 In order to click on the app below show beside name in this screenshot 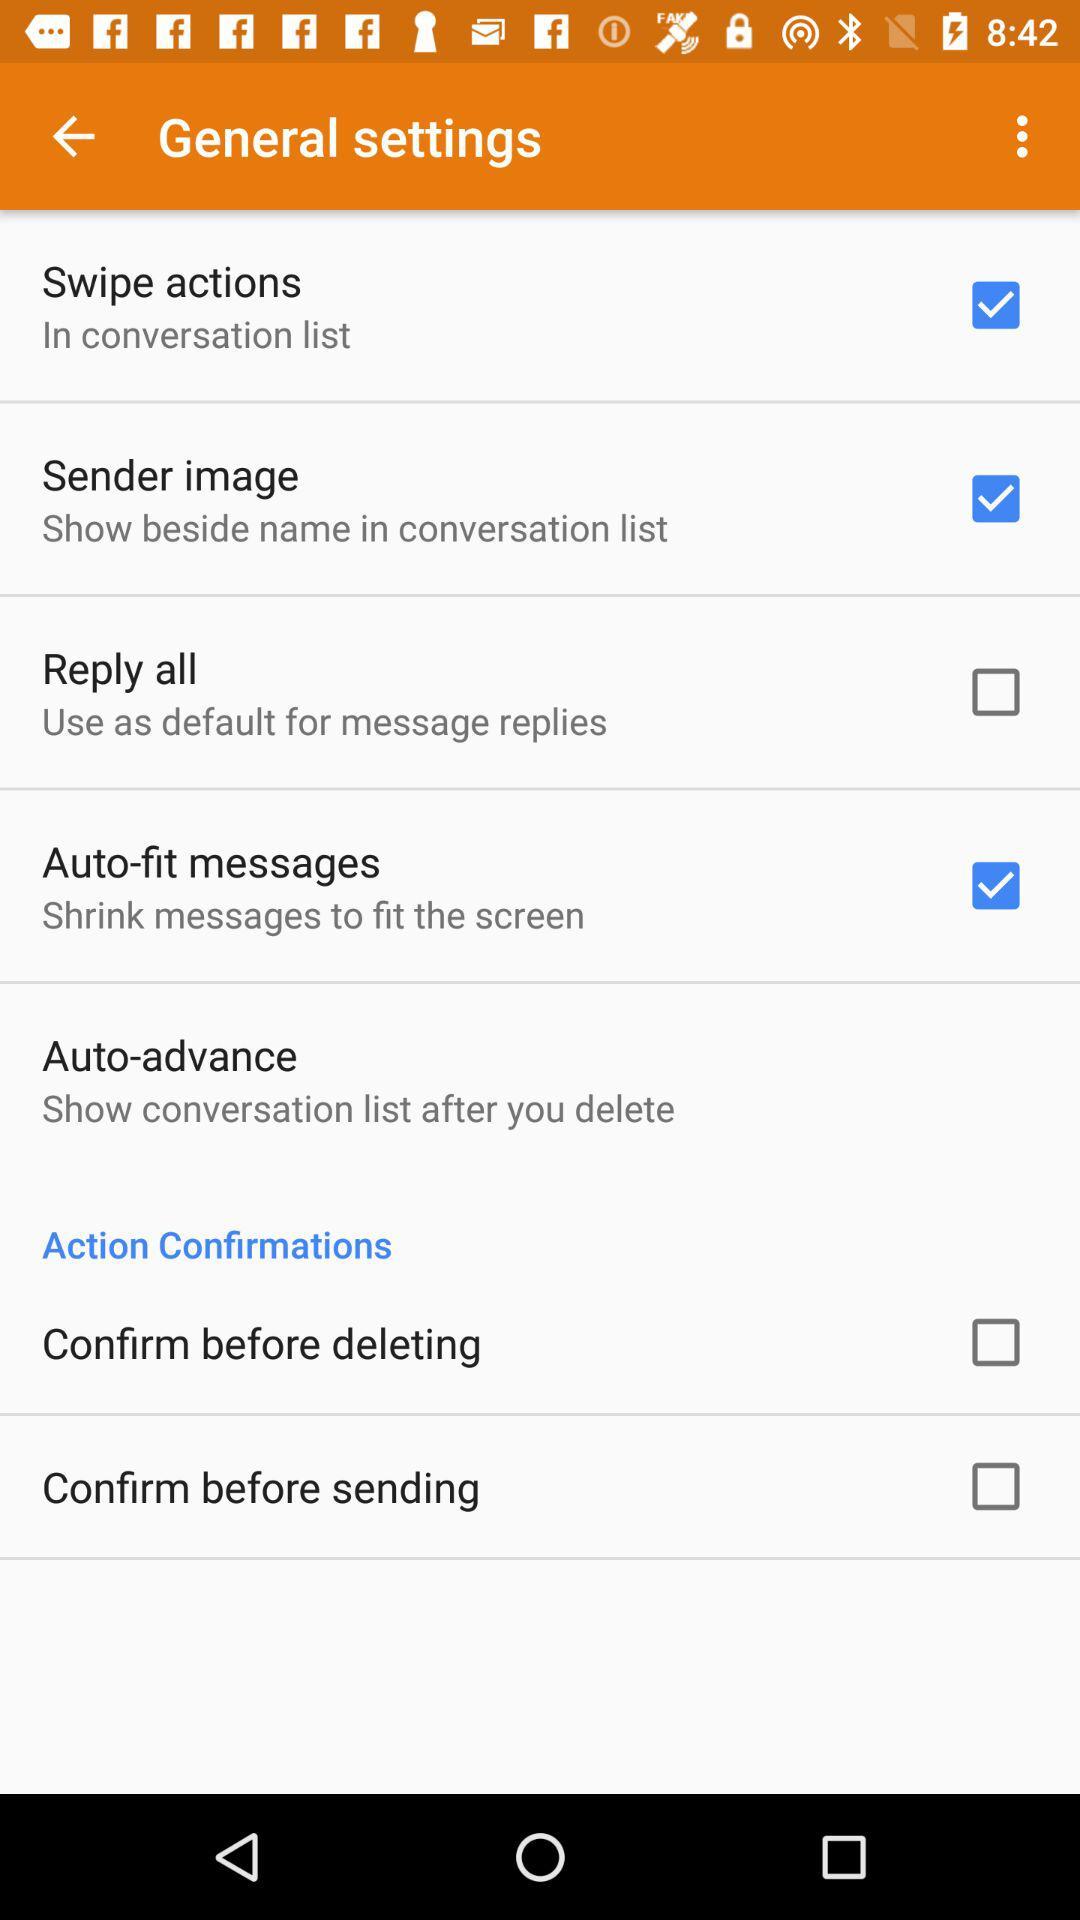, I will do `click(119, 667)`.